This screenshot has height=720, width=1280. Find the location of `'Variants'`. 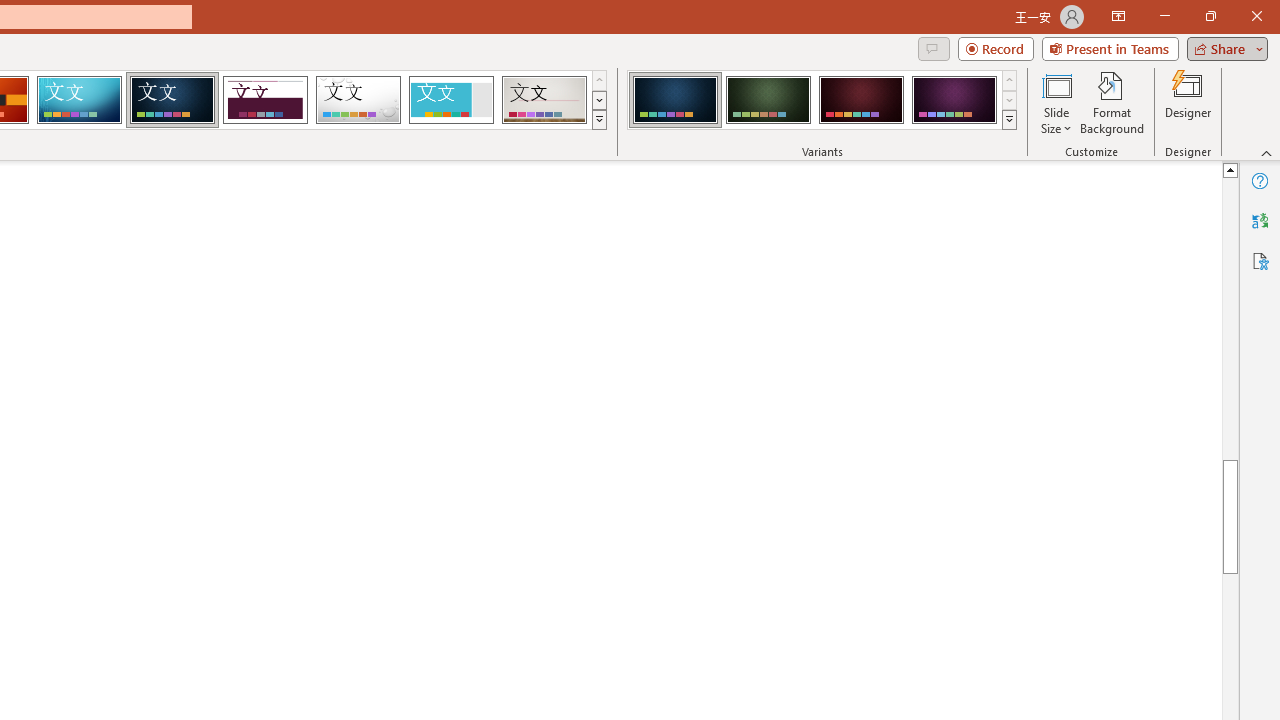

'Variants' is located at coordinates (1009, 120).